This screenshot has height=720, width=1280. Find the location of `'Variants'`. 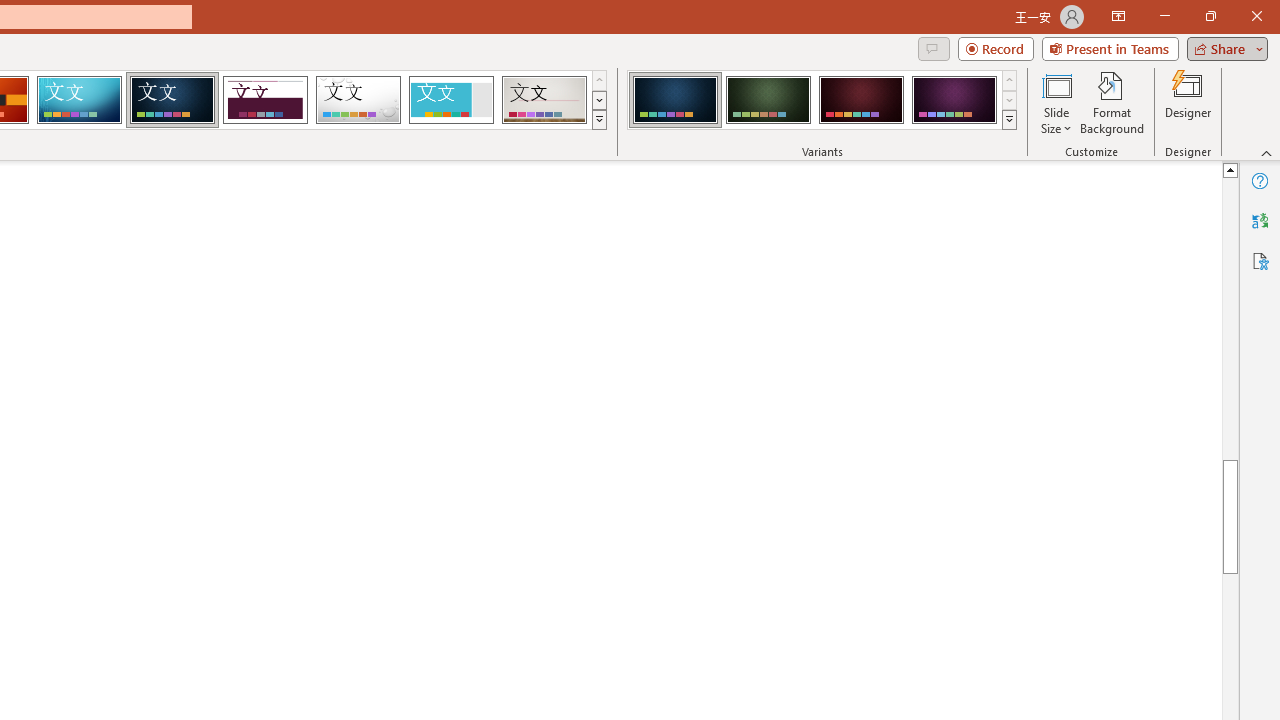

'Variants' is located at coordinates (1009, 120).